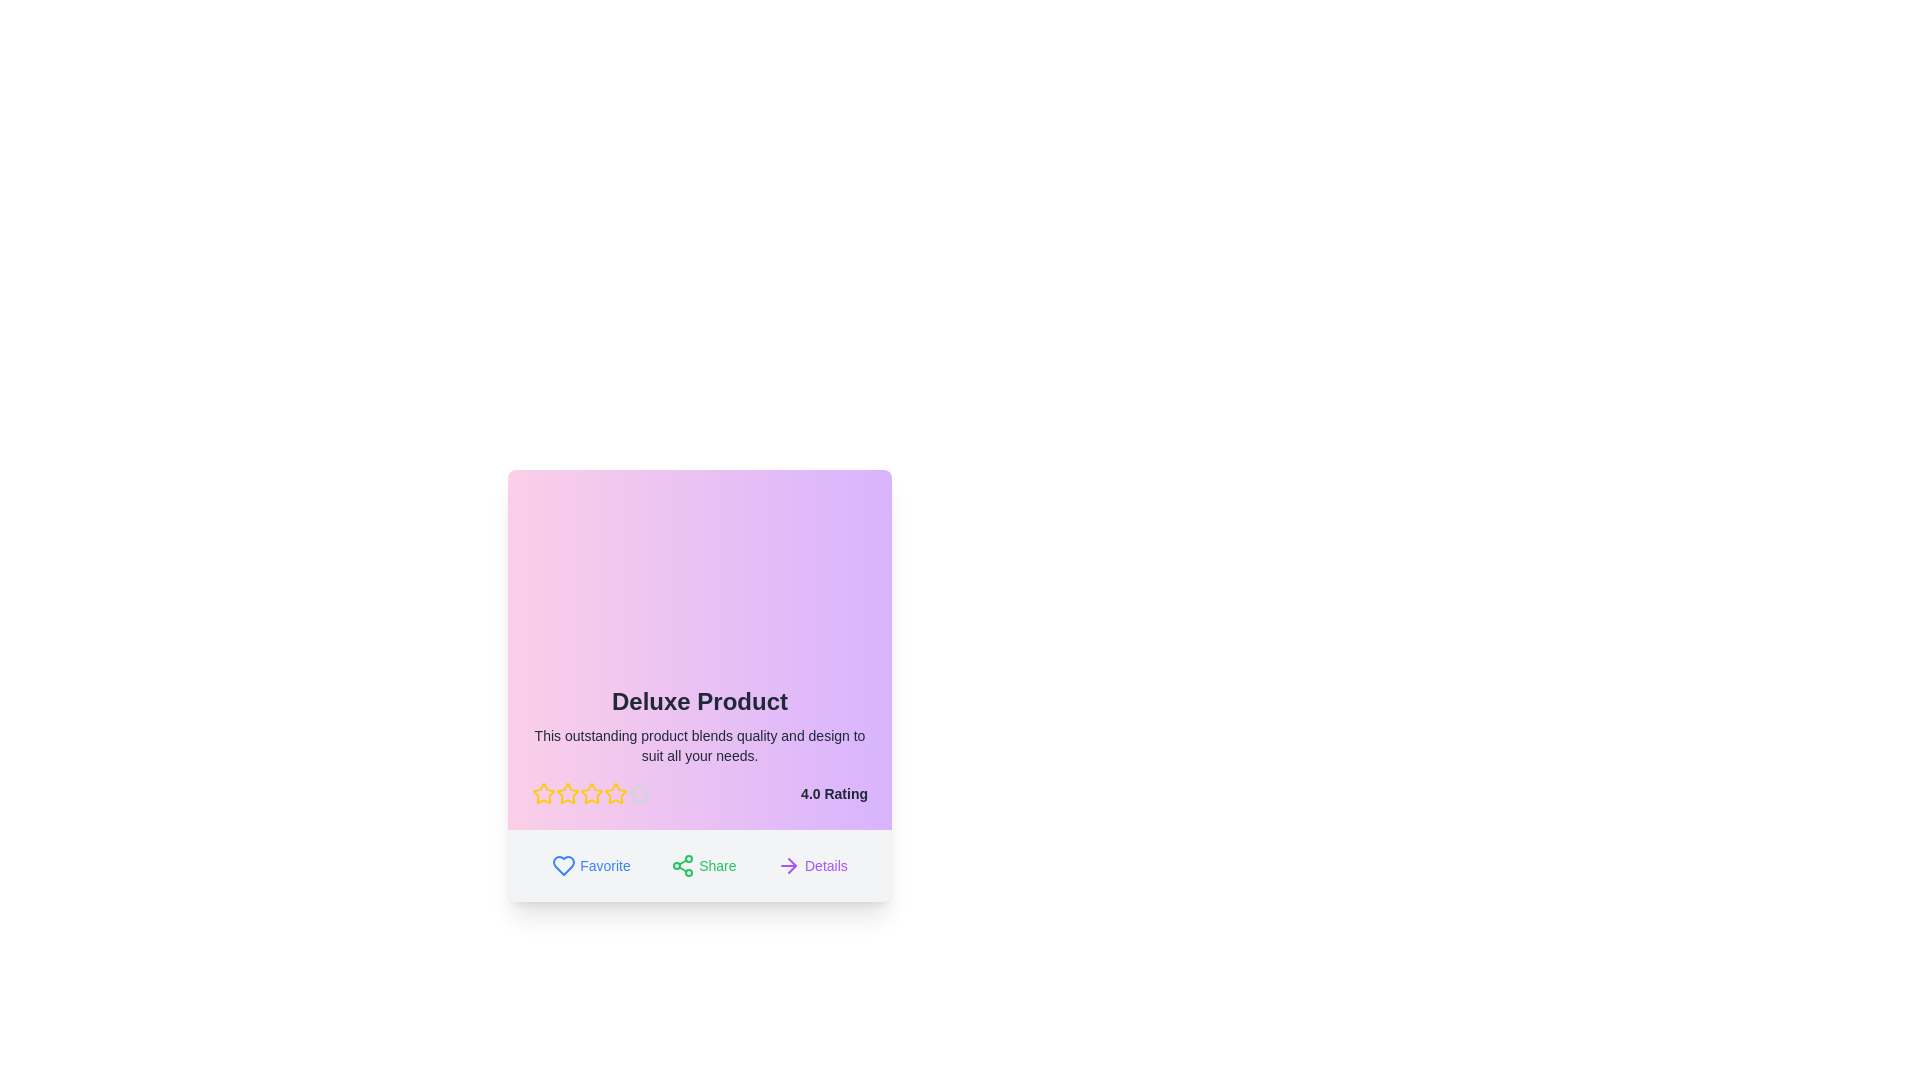  What do you see at coordinates (614, 793) in the screenshot?
I see `the sixth star icon representing a rating level in the rating stars below the 'Deluxe Product' text and aligned with the '4.0 Rating' indicator` at bounding box center [614, 793].